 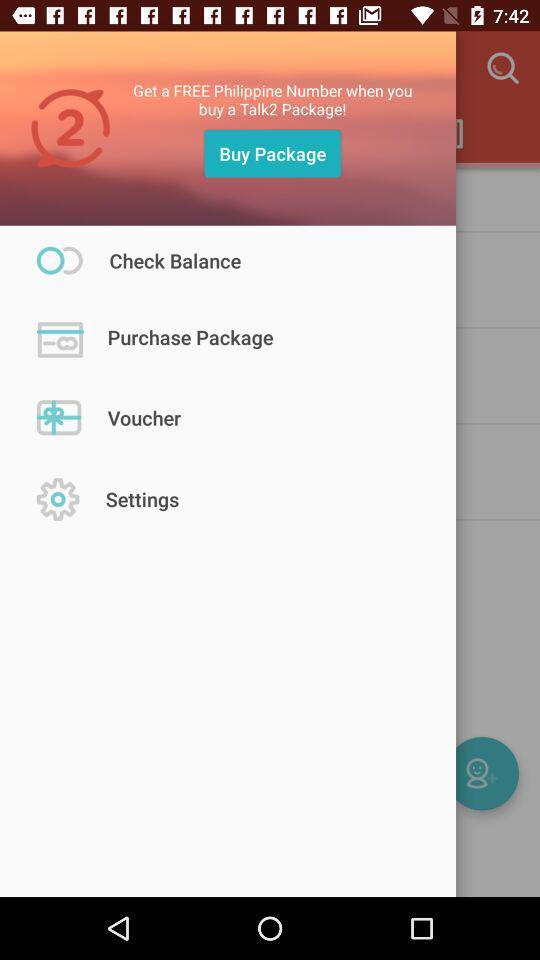 I want to click on the follow icon, so click(x=481, y=772).